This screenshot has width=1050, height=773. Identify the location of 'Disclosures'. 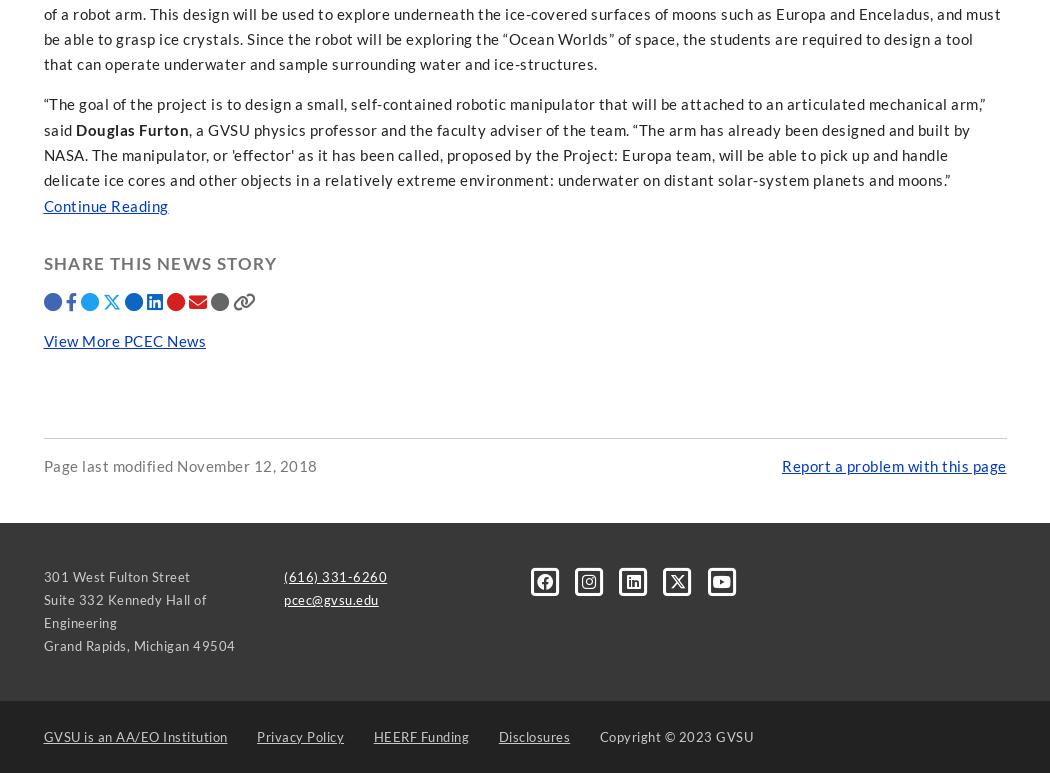
(534, 735).